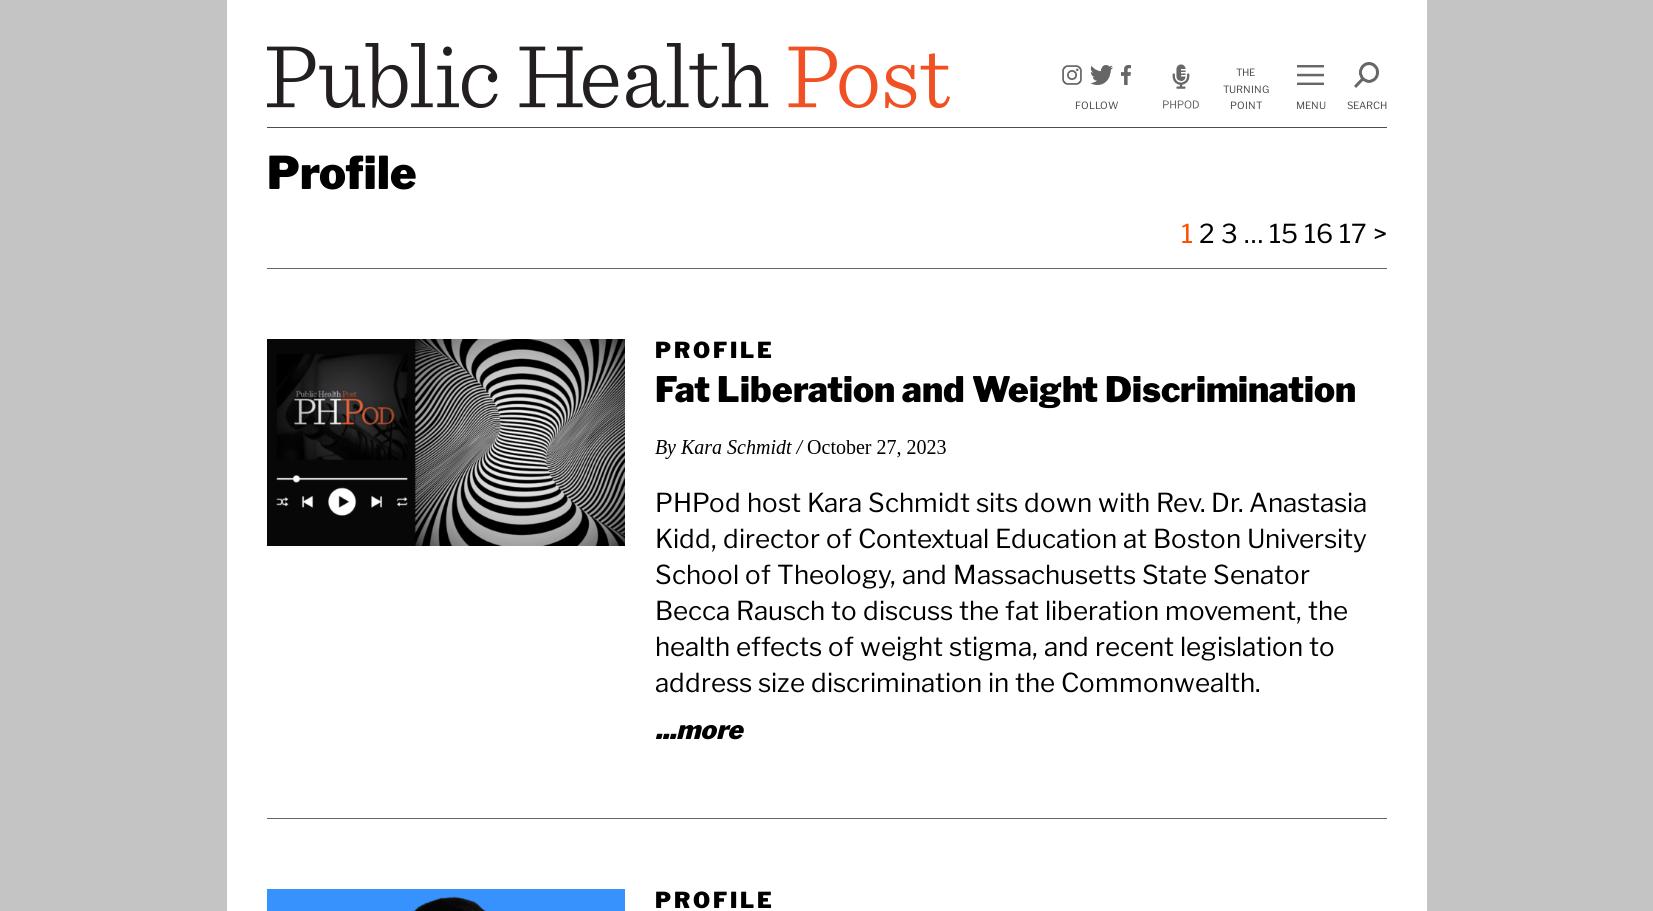 The width and height of the screenshot is (1653, 911). Describe the element at coordinates (1186, 233) in the screenshot. I see `'1'` at that location.